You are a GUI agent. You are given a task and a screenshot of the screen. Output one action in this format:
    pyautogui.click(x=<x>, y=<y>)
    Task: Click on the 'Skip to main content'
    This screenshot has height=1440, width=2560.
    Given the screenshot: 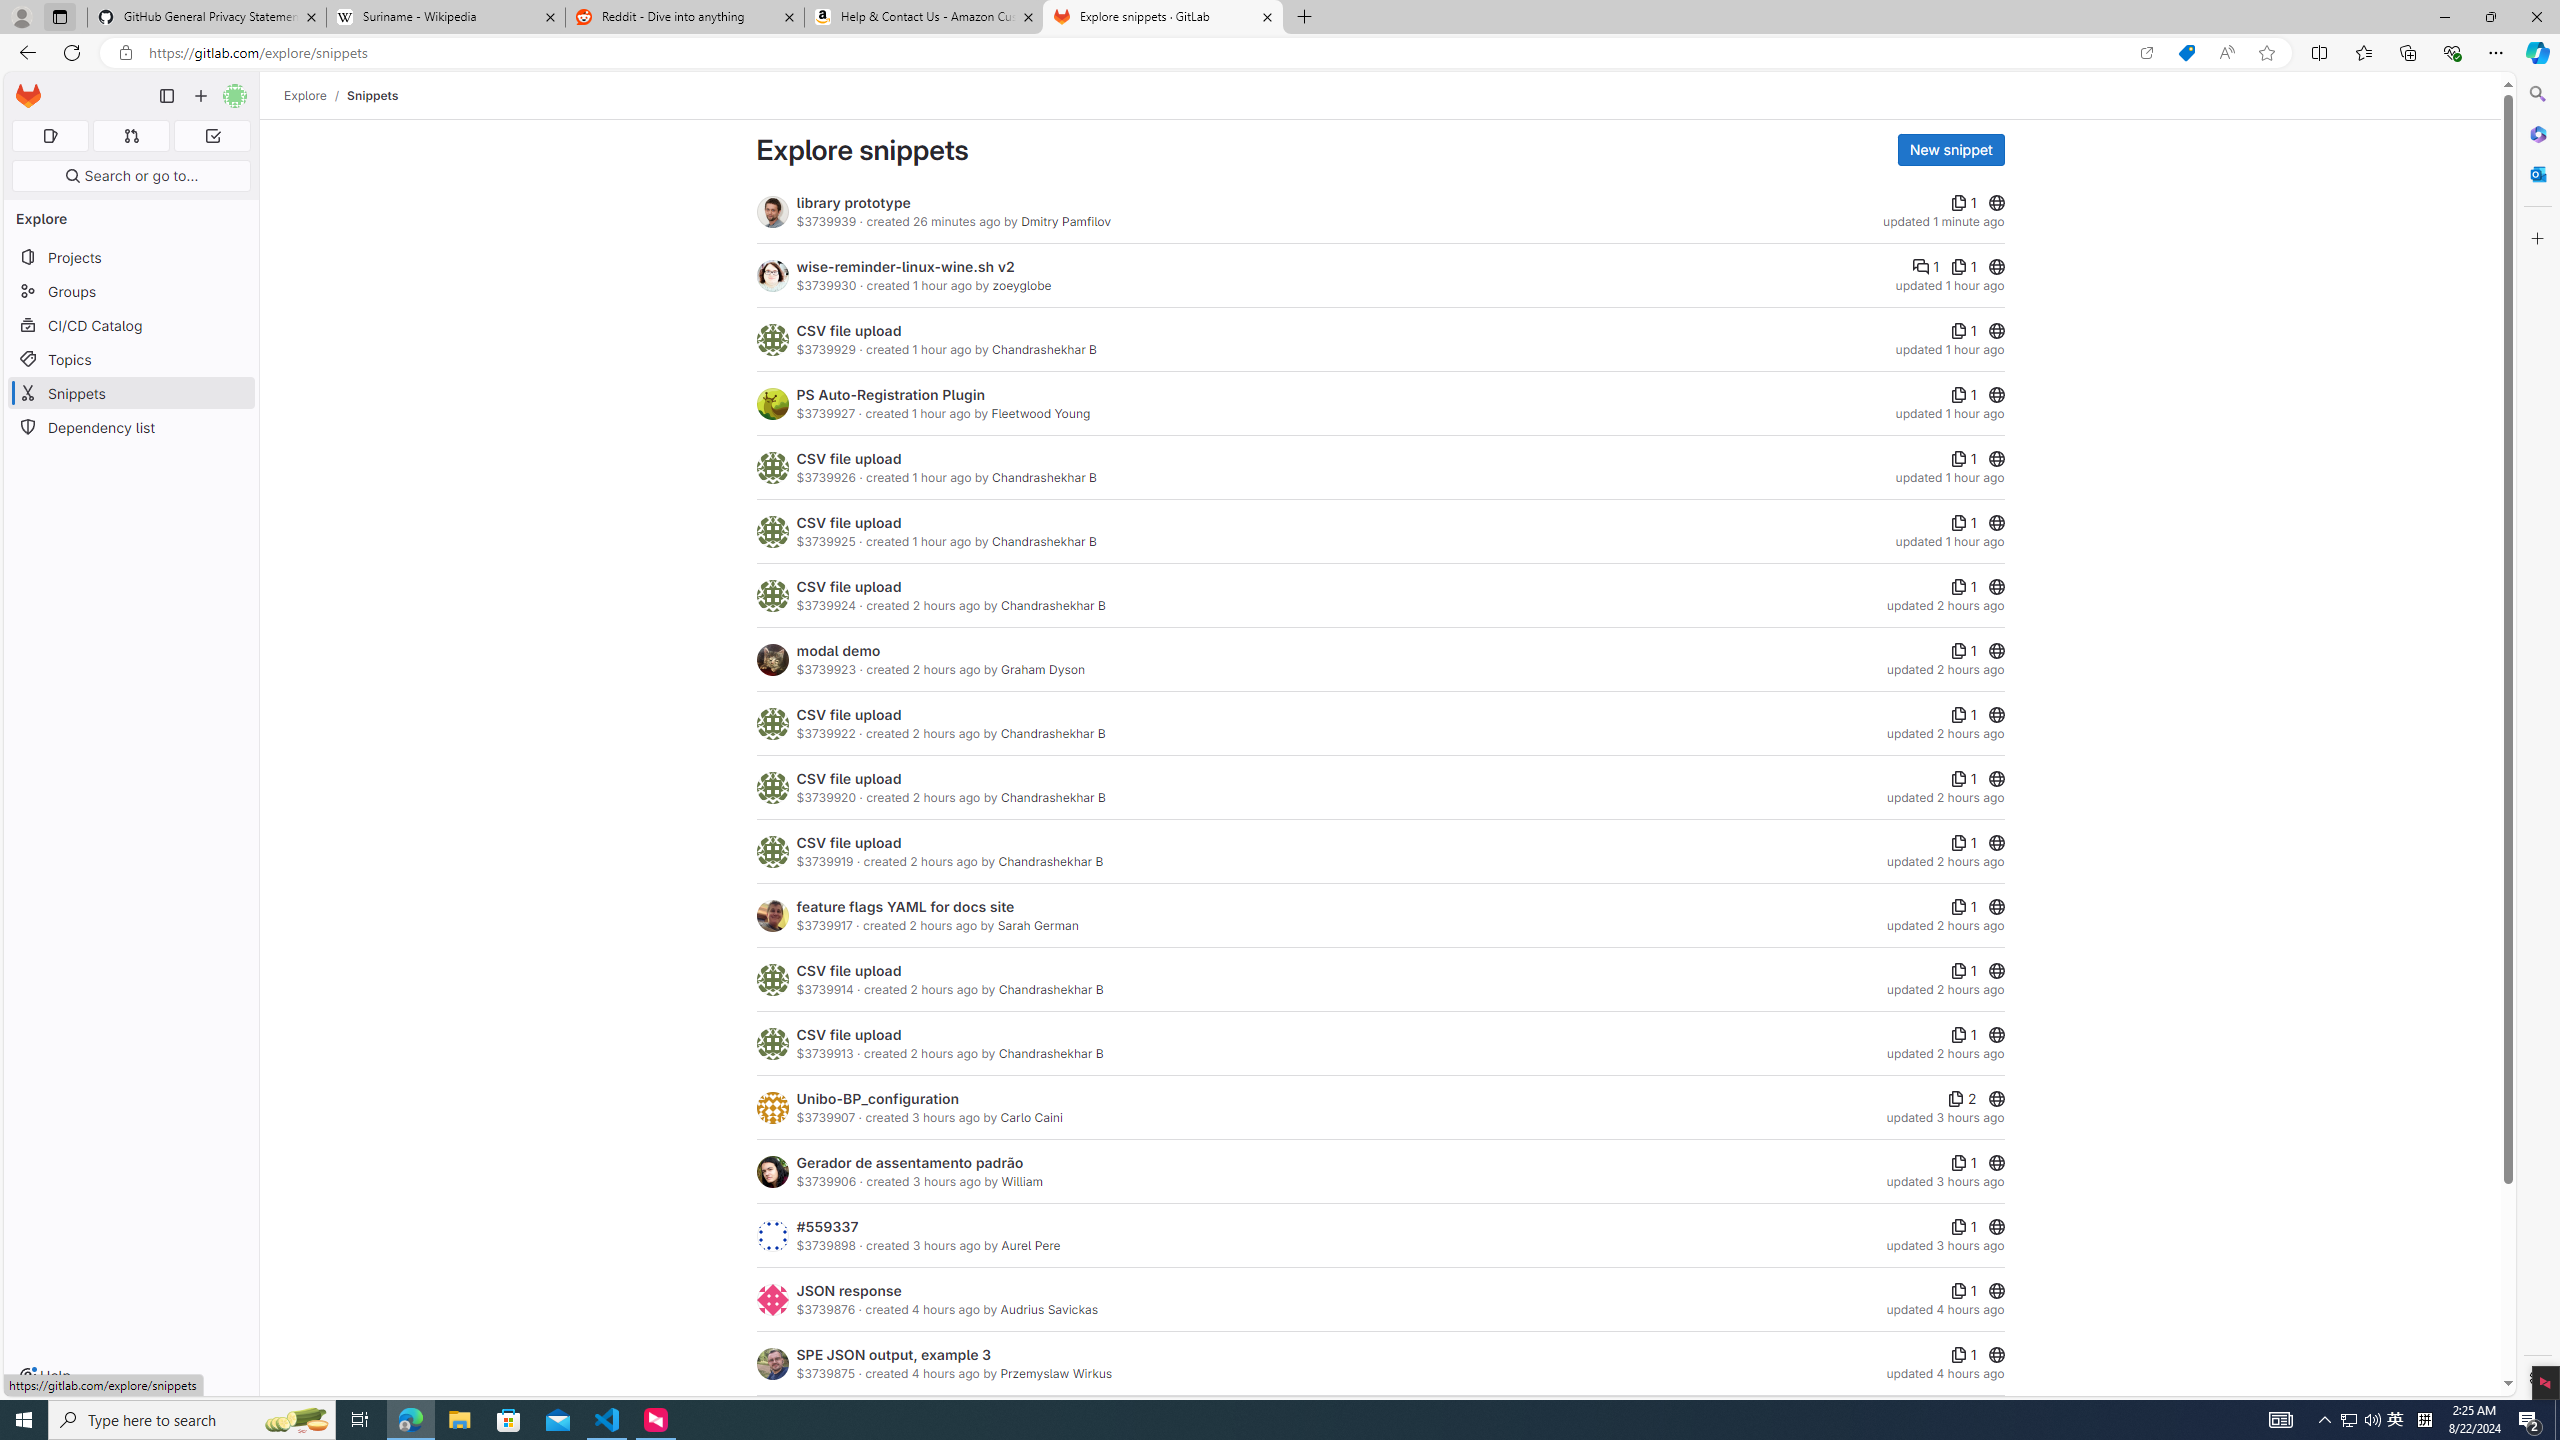 What is the action you would take?
    pyautogui.click(x=24, y=88)
    